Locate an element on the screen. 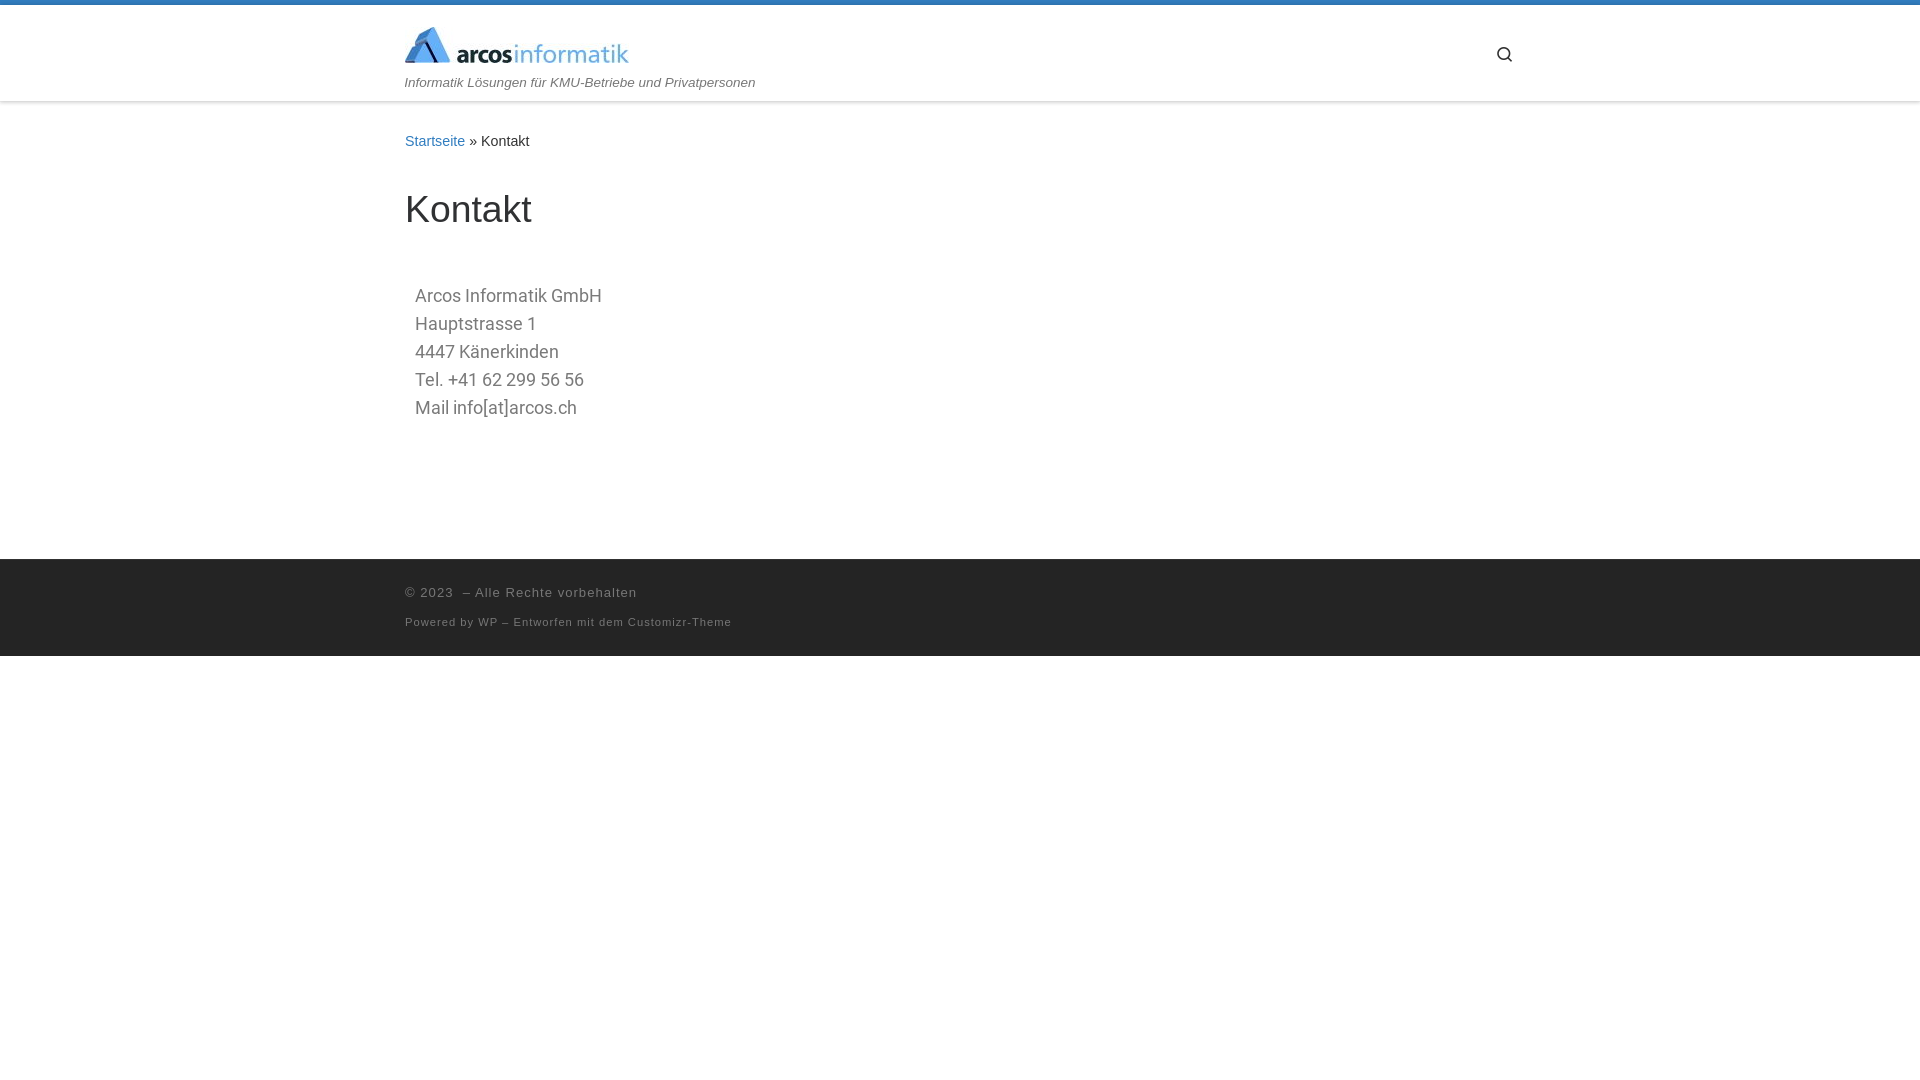 The height and width of the screenshot is (1080, 1920). 'Search' is located at coordinates (1478, 51).